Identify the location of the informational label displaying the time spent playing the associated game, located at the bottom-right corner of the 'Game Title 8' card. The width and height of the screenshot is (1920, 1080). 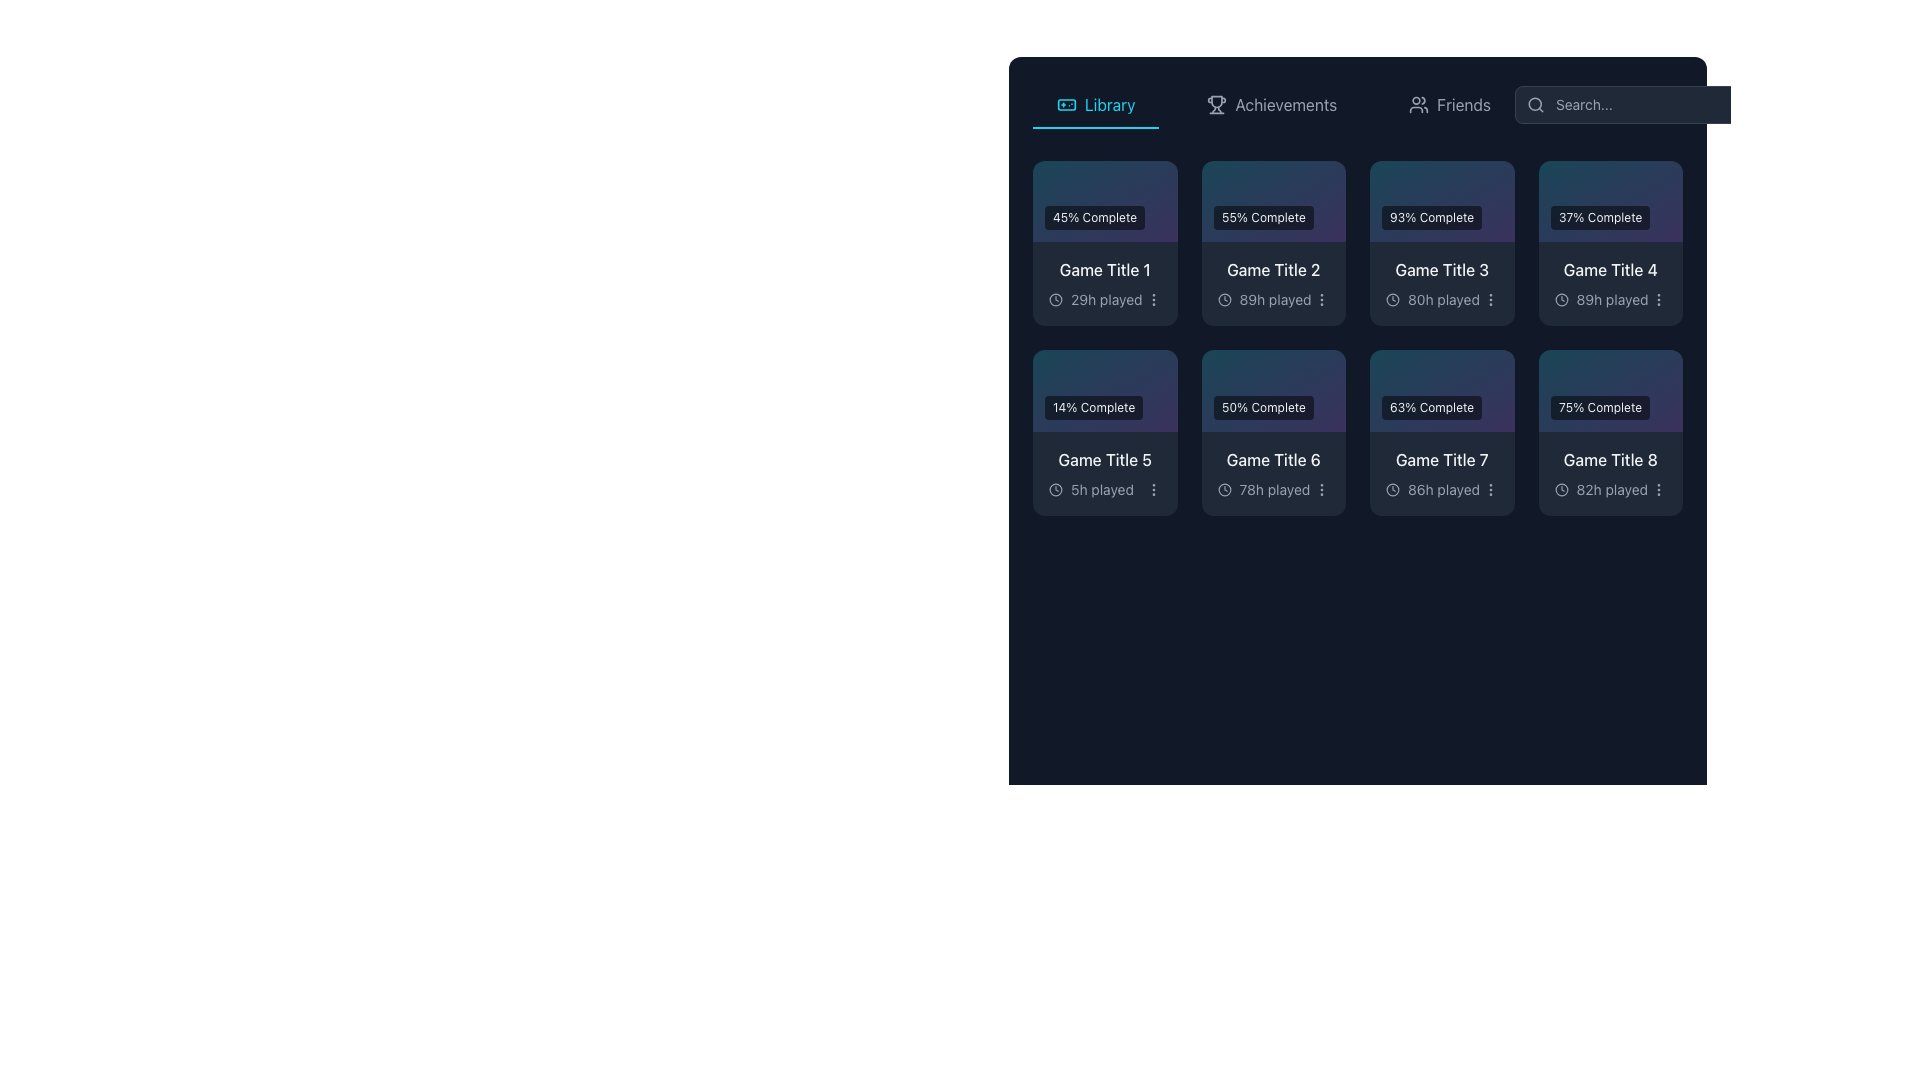
(1601, 489).